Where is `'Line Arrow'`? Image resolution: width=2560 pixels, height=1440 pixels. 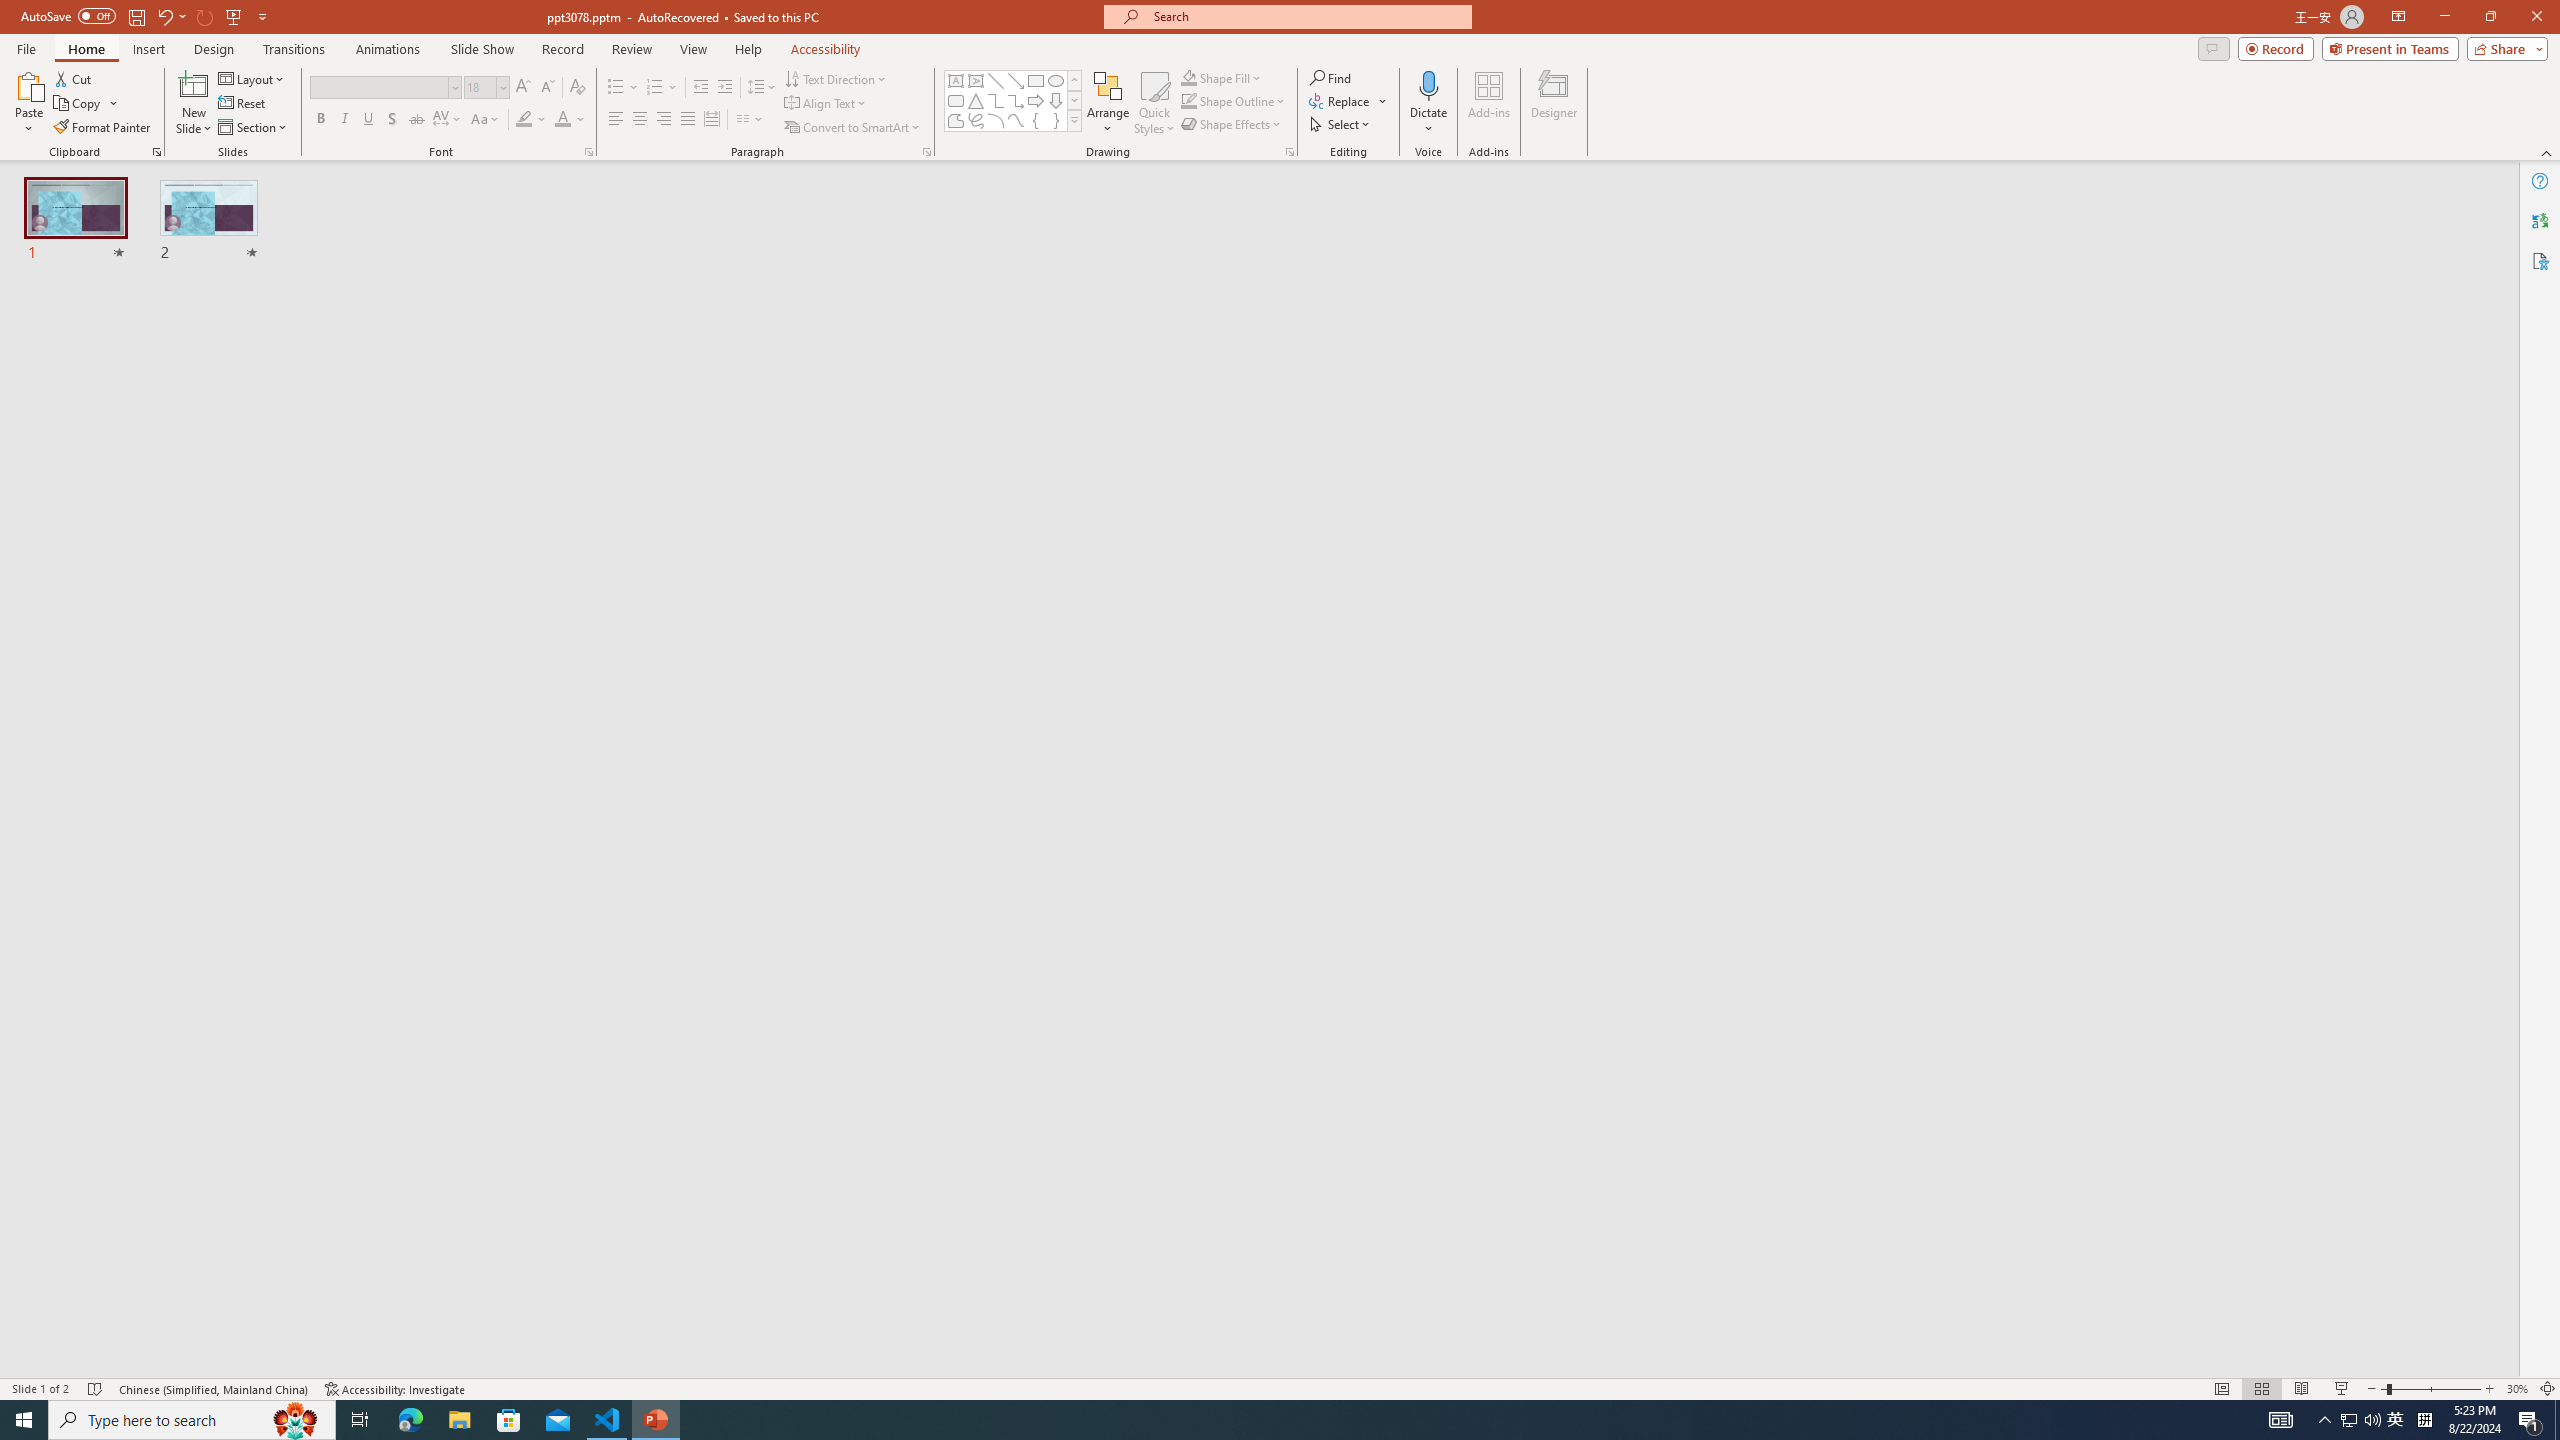 'Line Arrow' is located at coordinates (1015, 80).